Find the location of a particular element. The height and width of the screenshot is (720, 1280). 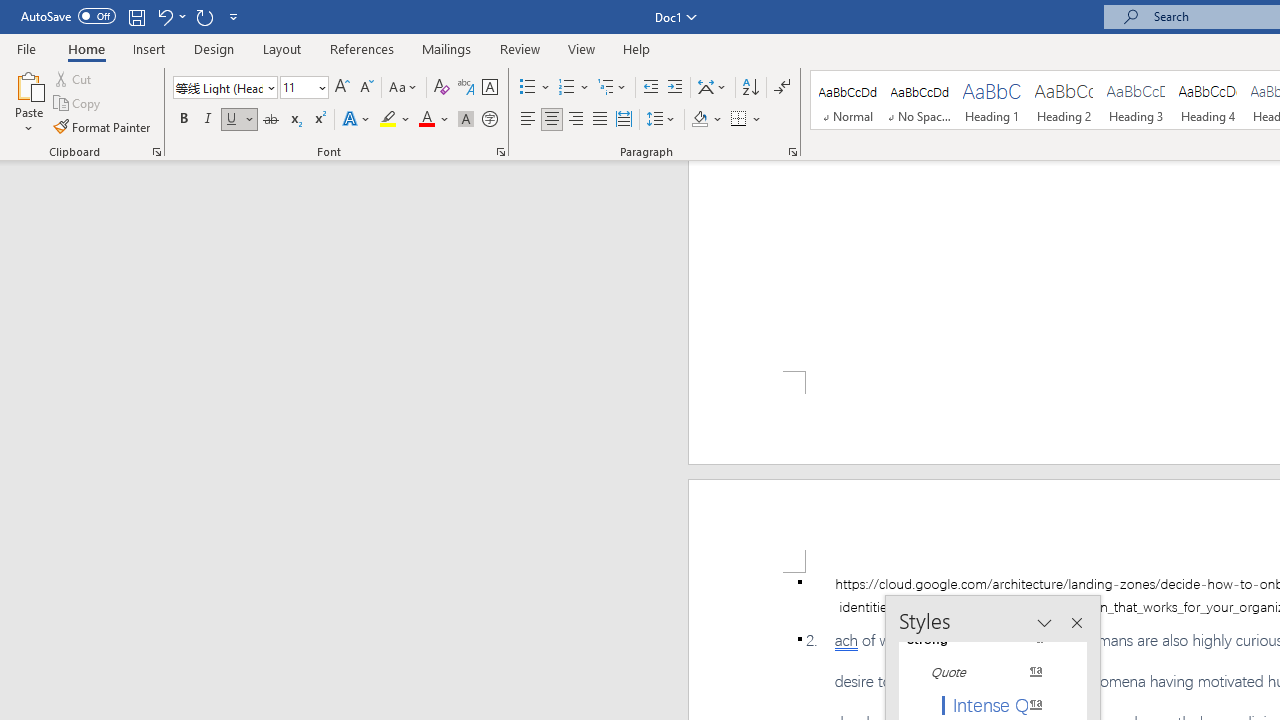

'Quote' is located at coordinates (984, 672).